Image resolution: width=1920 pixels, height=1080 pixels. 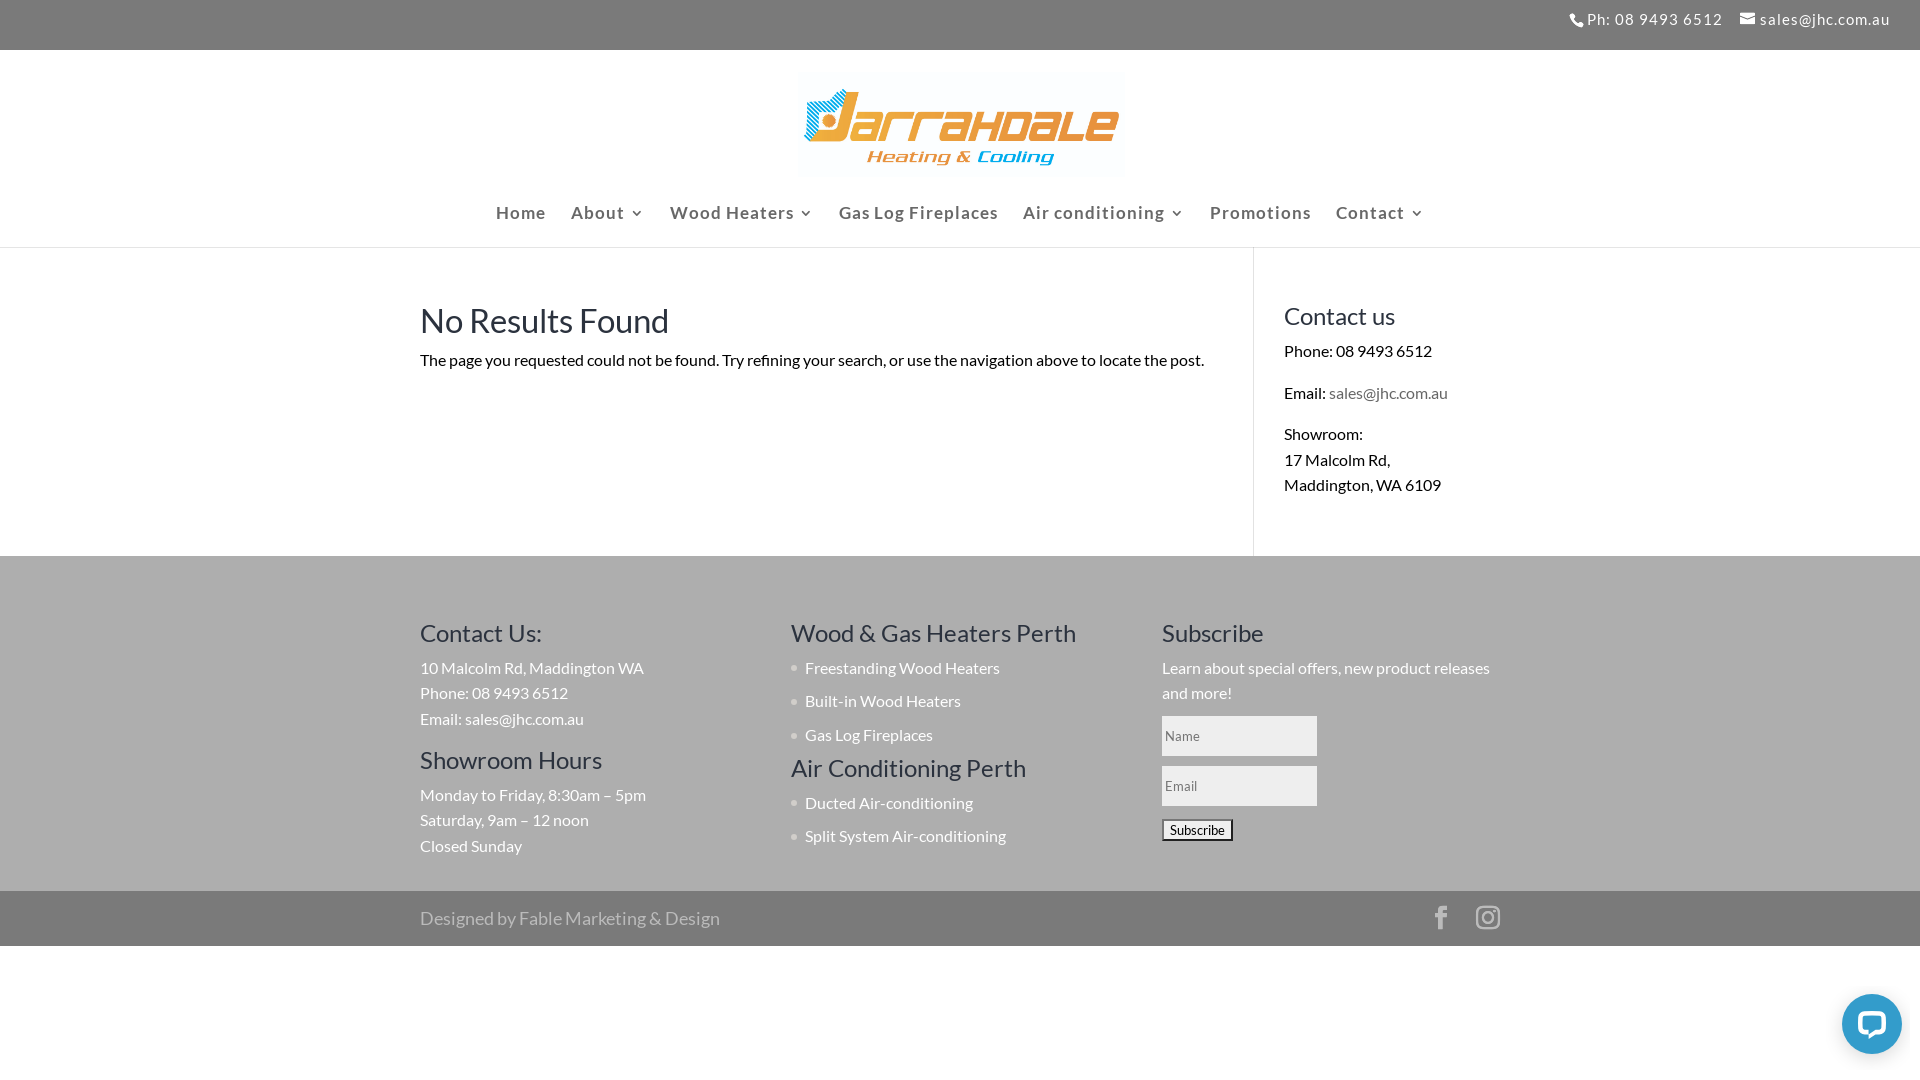 I want to click on 'Home', so click(x=521, y=225).